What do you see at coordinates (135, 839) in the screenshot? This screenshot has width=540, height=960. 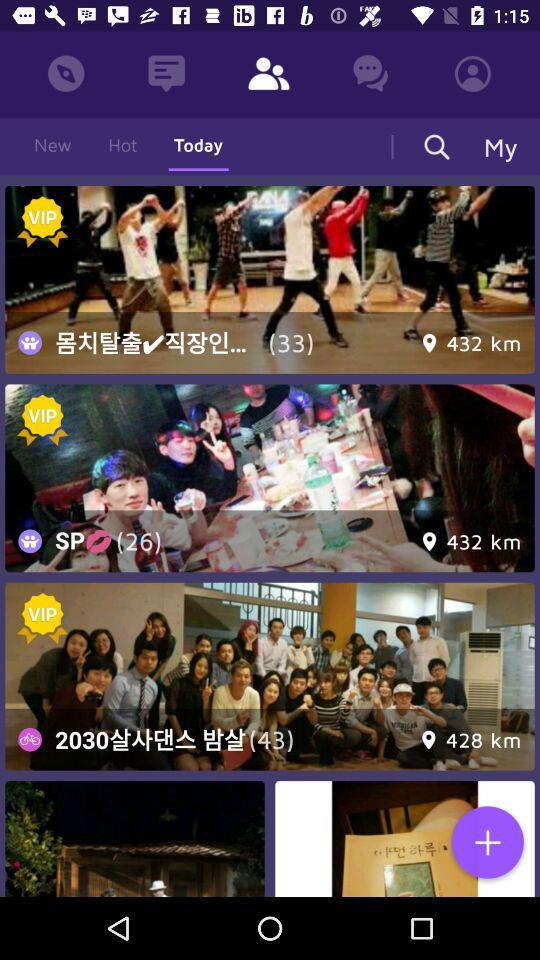 I see `image icon` at bounding box center [135, 839].